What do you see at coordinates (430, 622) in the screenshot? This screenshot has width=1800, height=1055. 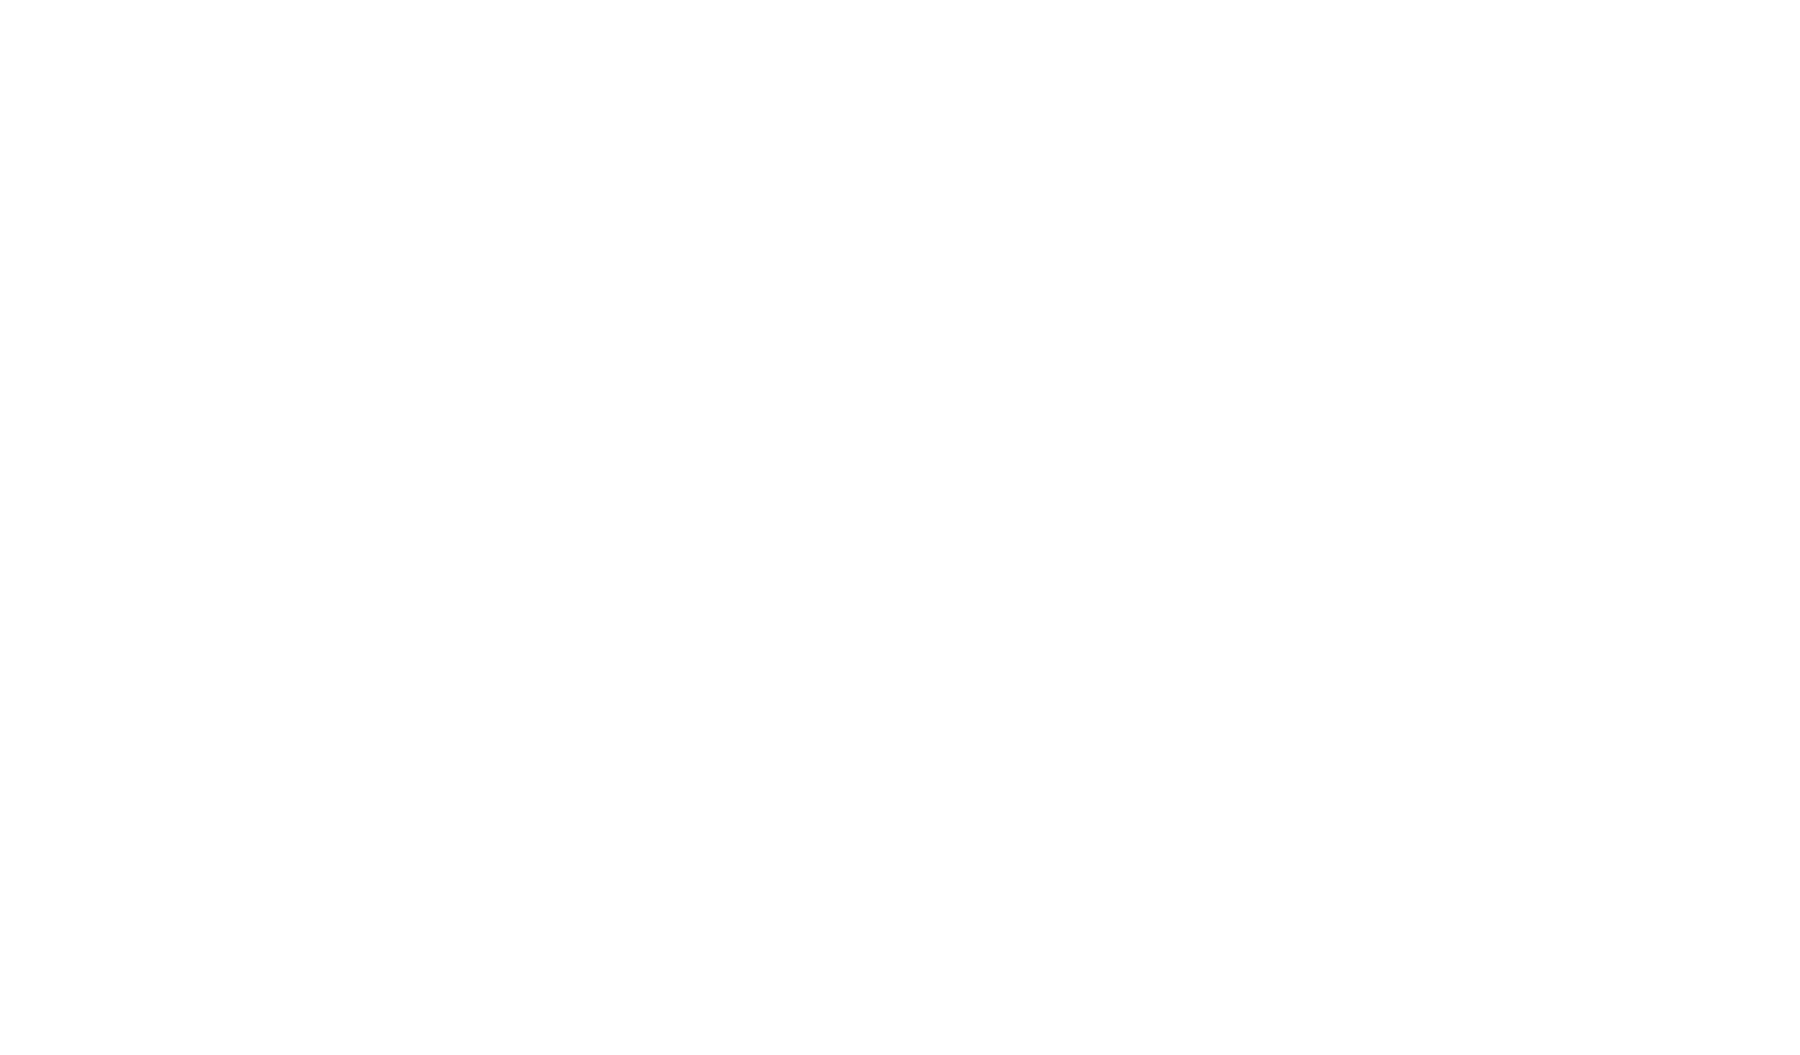 I see `'Welding Value is a corporate blog hosted by Kemppi Oy. We want to evoke discussion on the transformation of modern welding, and bring you the latest stories from within the global welding industry told by true experts.'` at bounding box center [430, 622].